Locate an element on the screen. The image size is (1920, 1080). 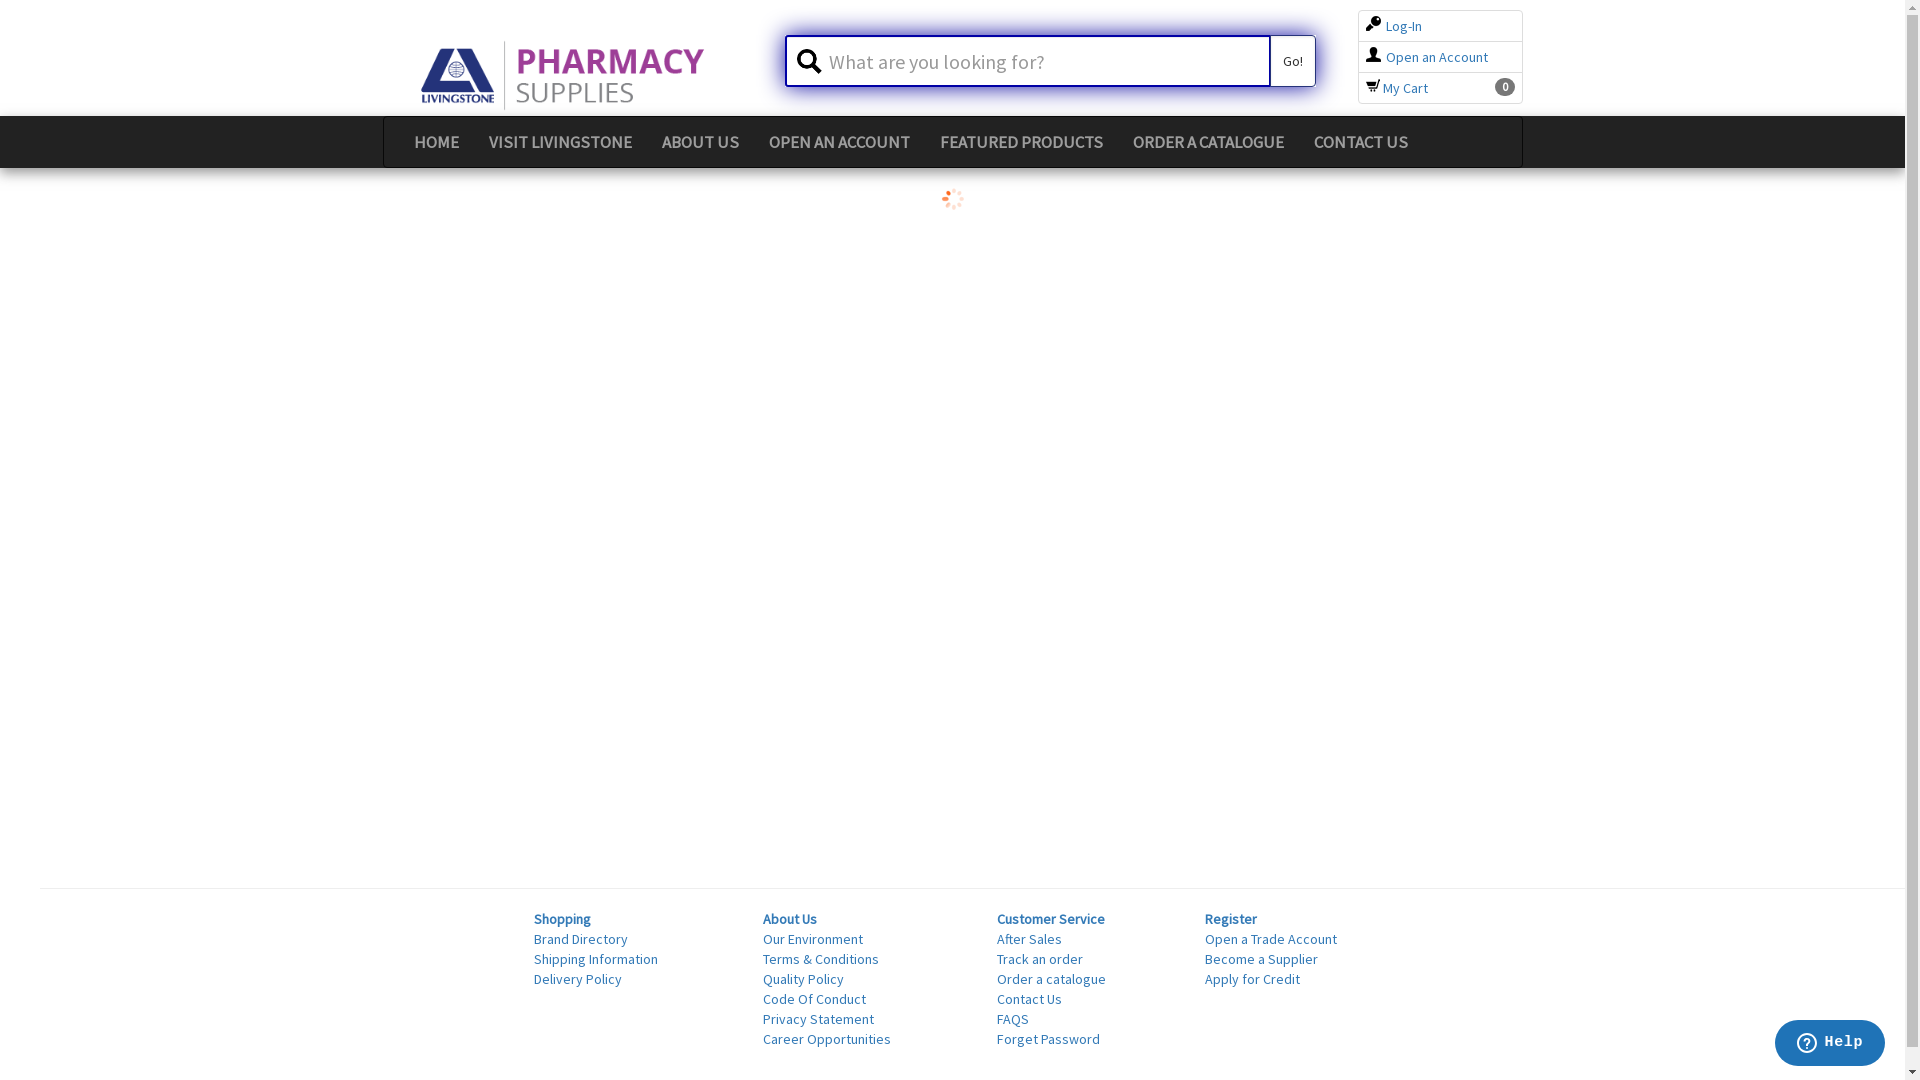
'About Us' is located at coordinates (789, 918).